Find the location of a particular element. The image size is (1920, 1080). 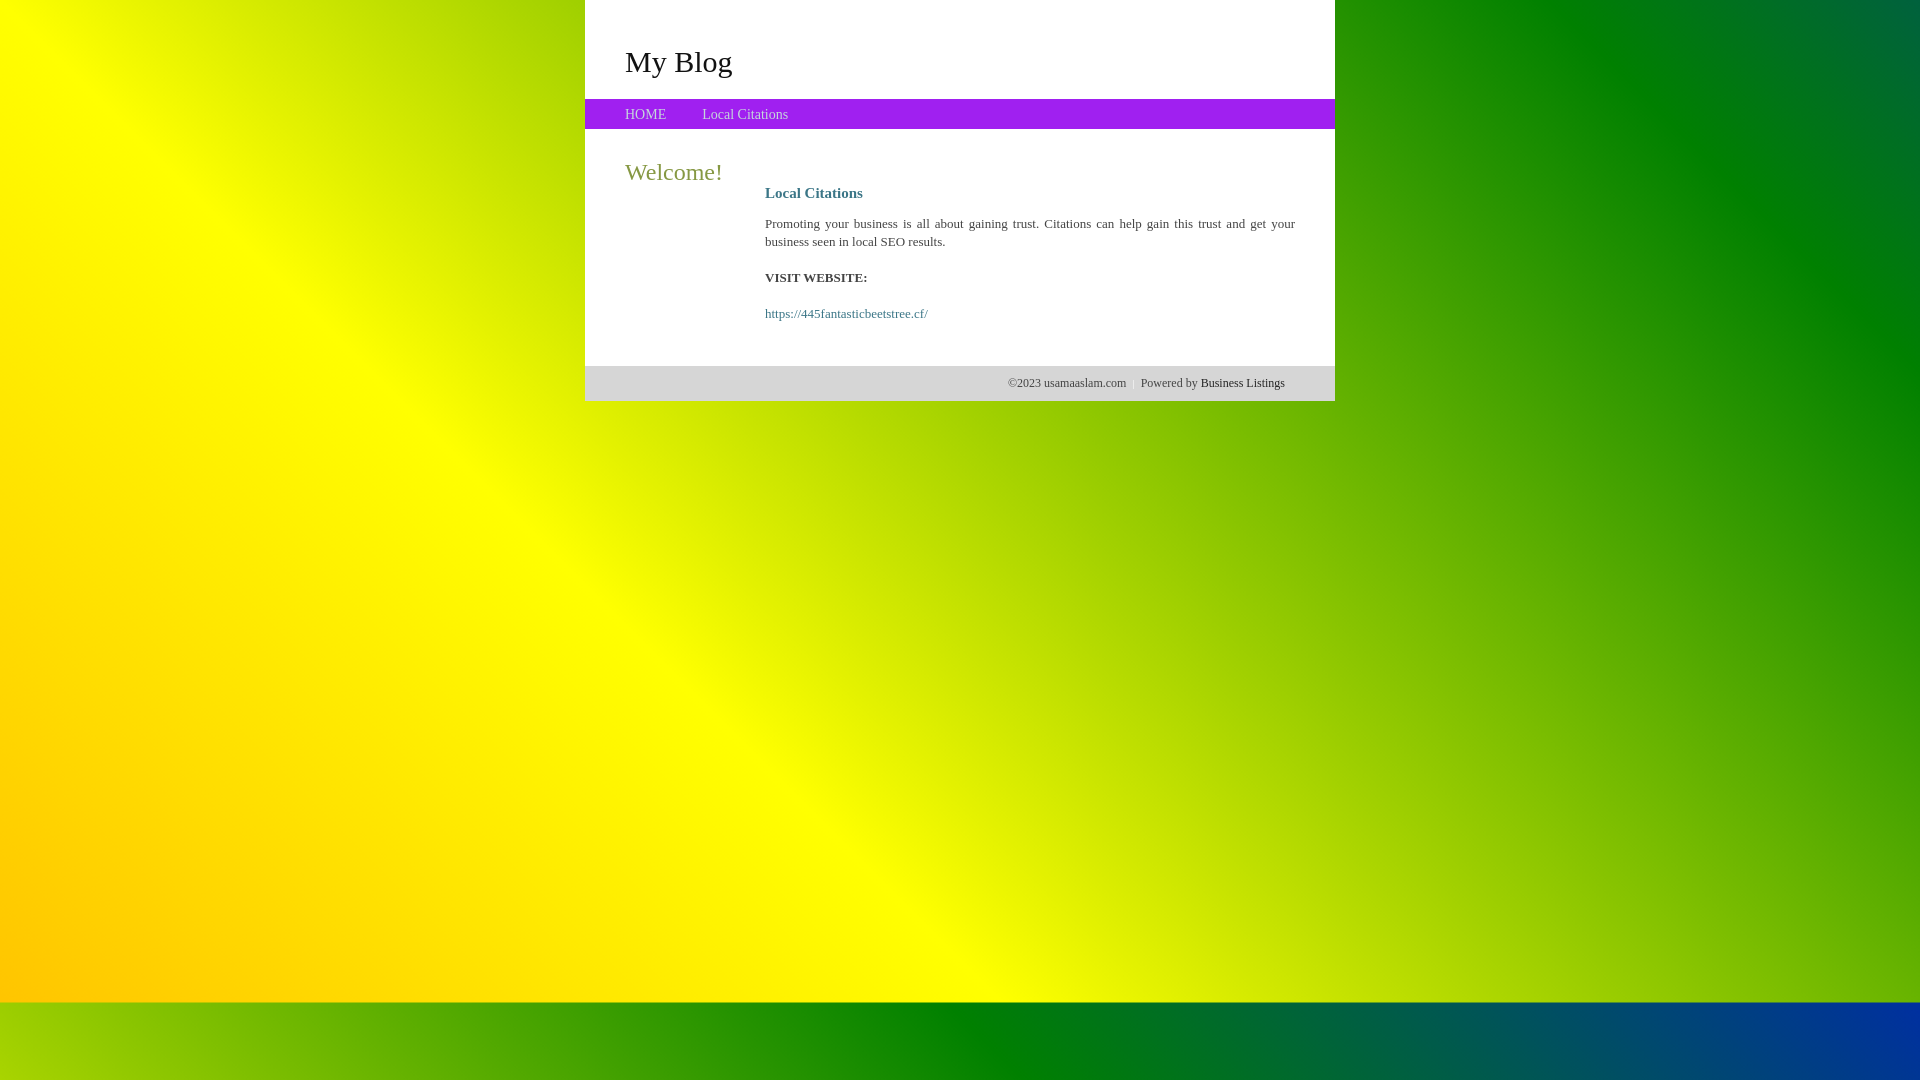

'https://445fantasticbeetstree.cf/' is located at coordinates (846, 313).